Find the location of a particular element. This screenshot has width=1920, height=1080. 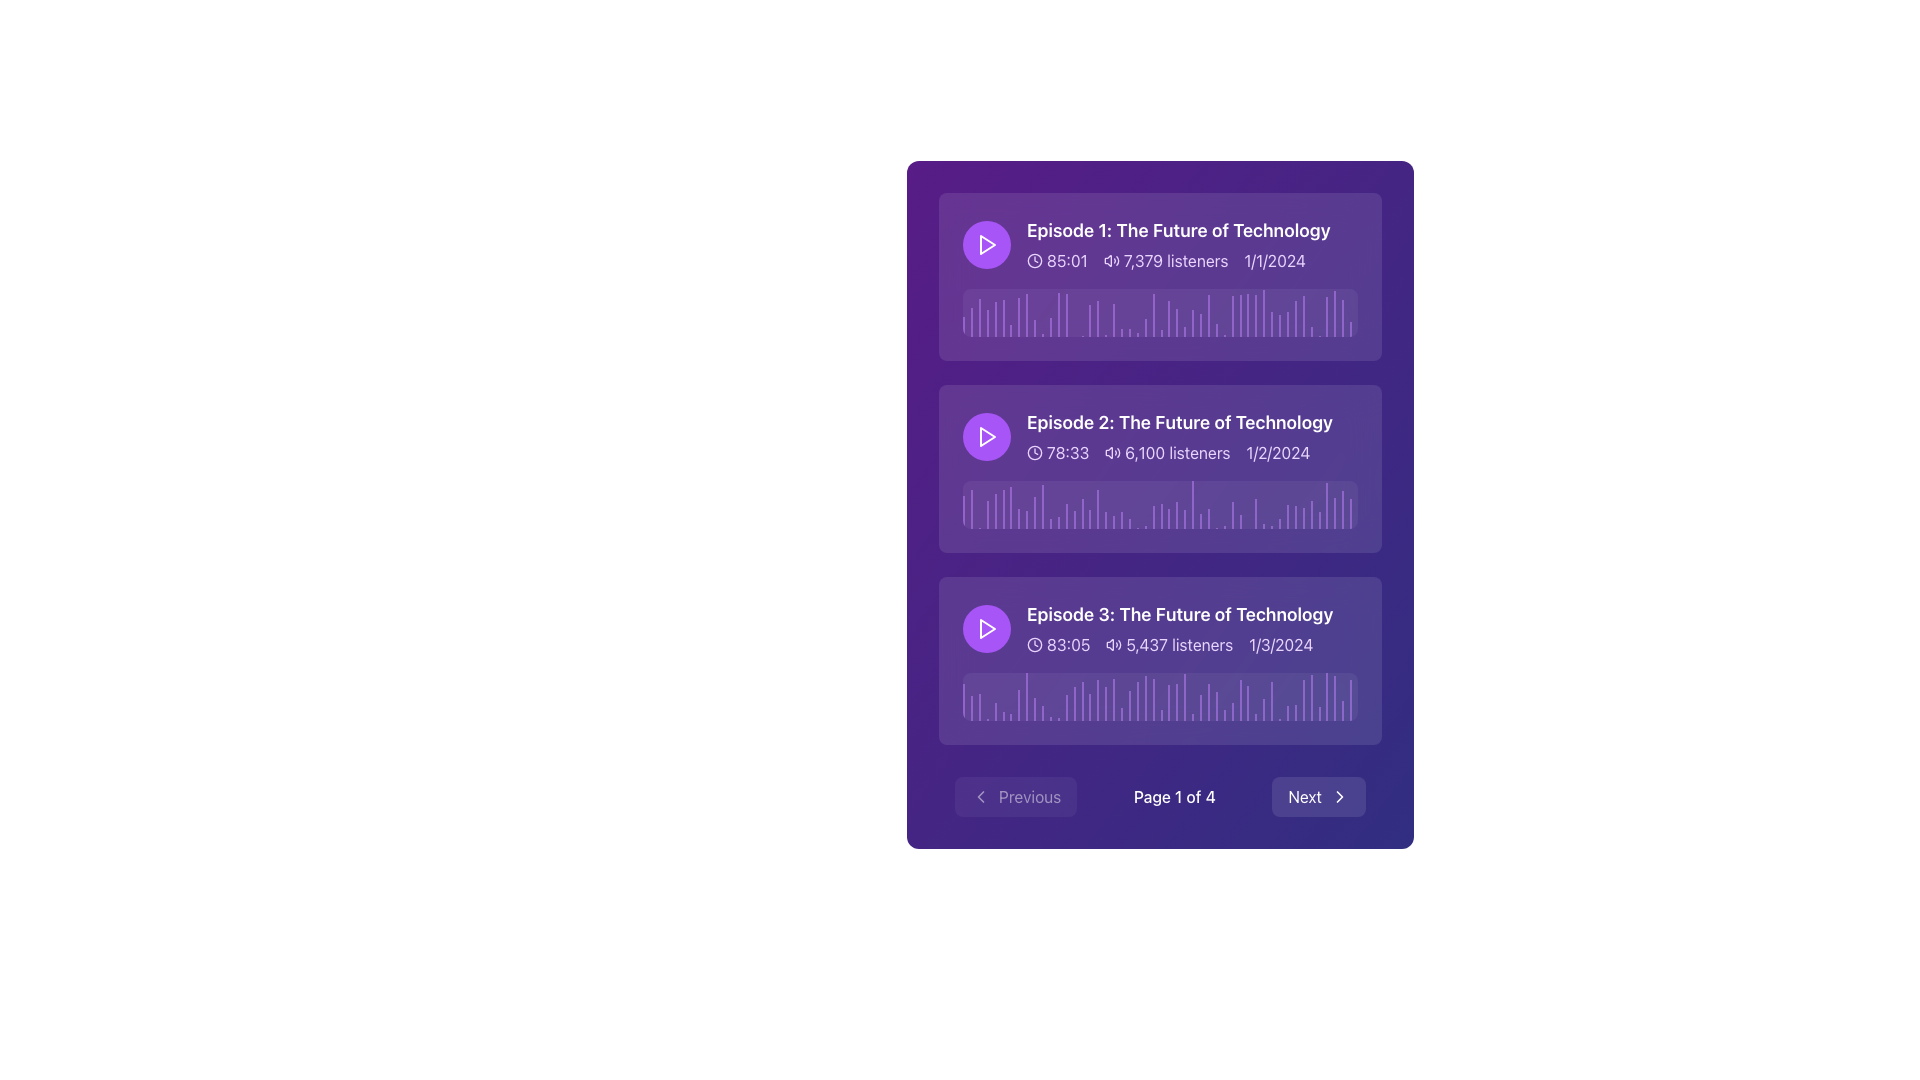

the 23rd vertical graphical bar in the horizontal progress timeline under the 'Episode 3' card, which serves as a playback position indicator is located at coordinates (1137, 700).